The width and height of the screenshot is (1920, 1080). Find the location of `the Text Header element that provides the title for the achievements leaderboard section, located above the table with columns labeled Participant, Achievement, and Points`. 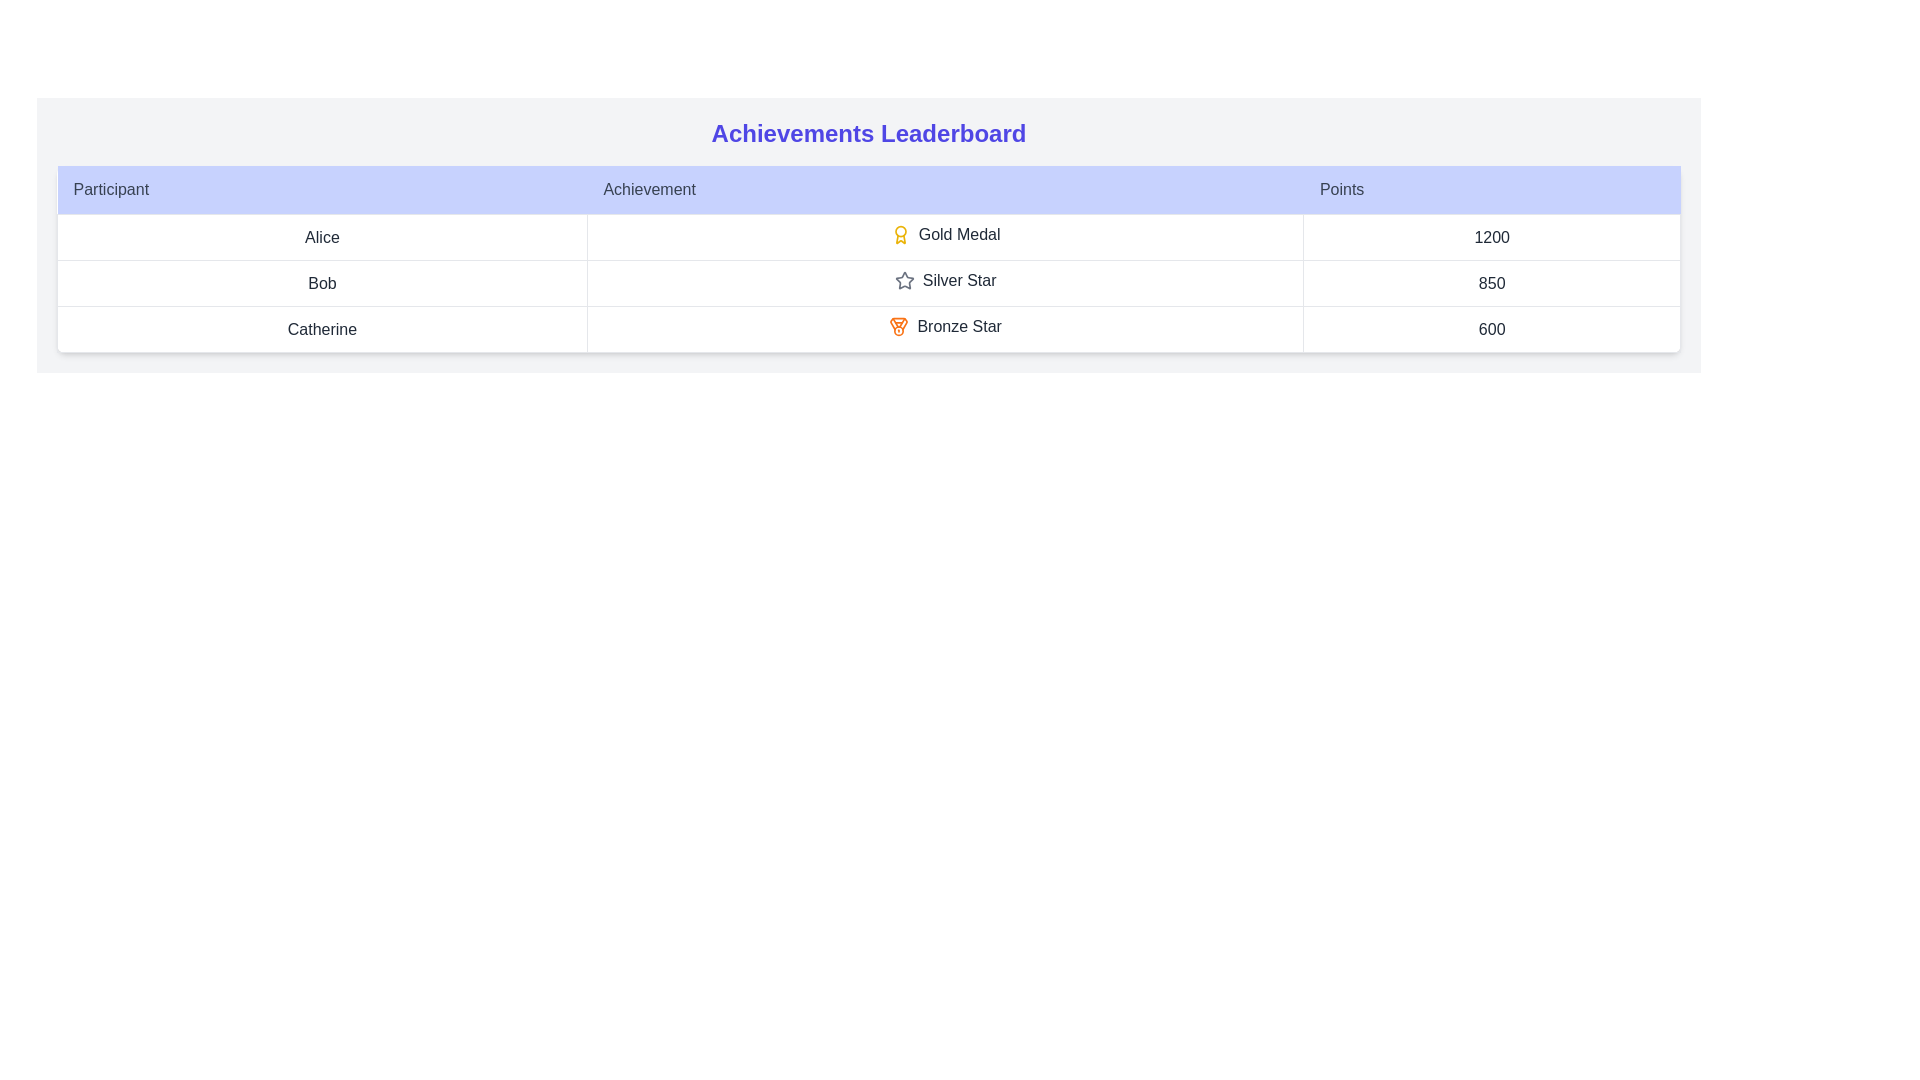

the Text Header element that provides the title for the achievements leaderboard section, located above the table with columns labeled Participant, Achievement, and Points is located at coordinates (868, 134).